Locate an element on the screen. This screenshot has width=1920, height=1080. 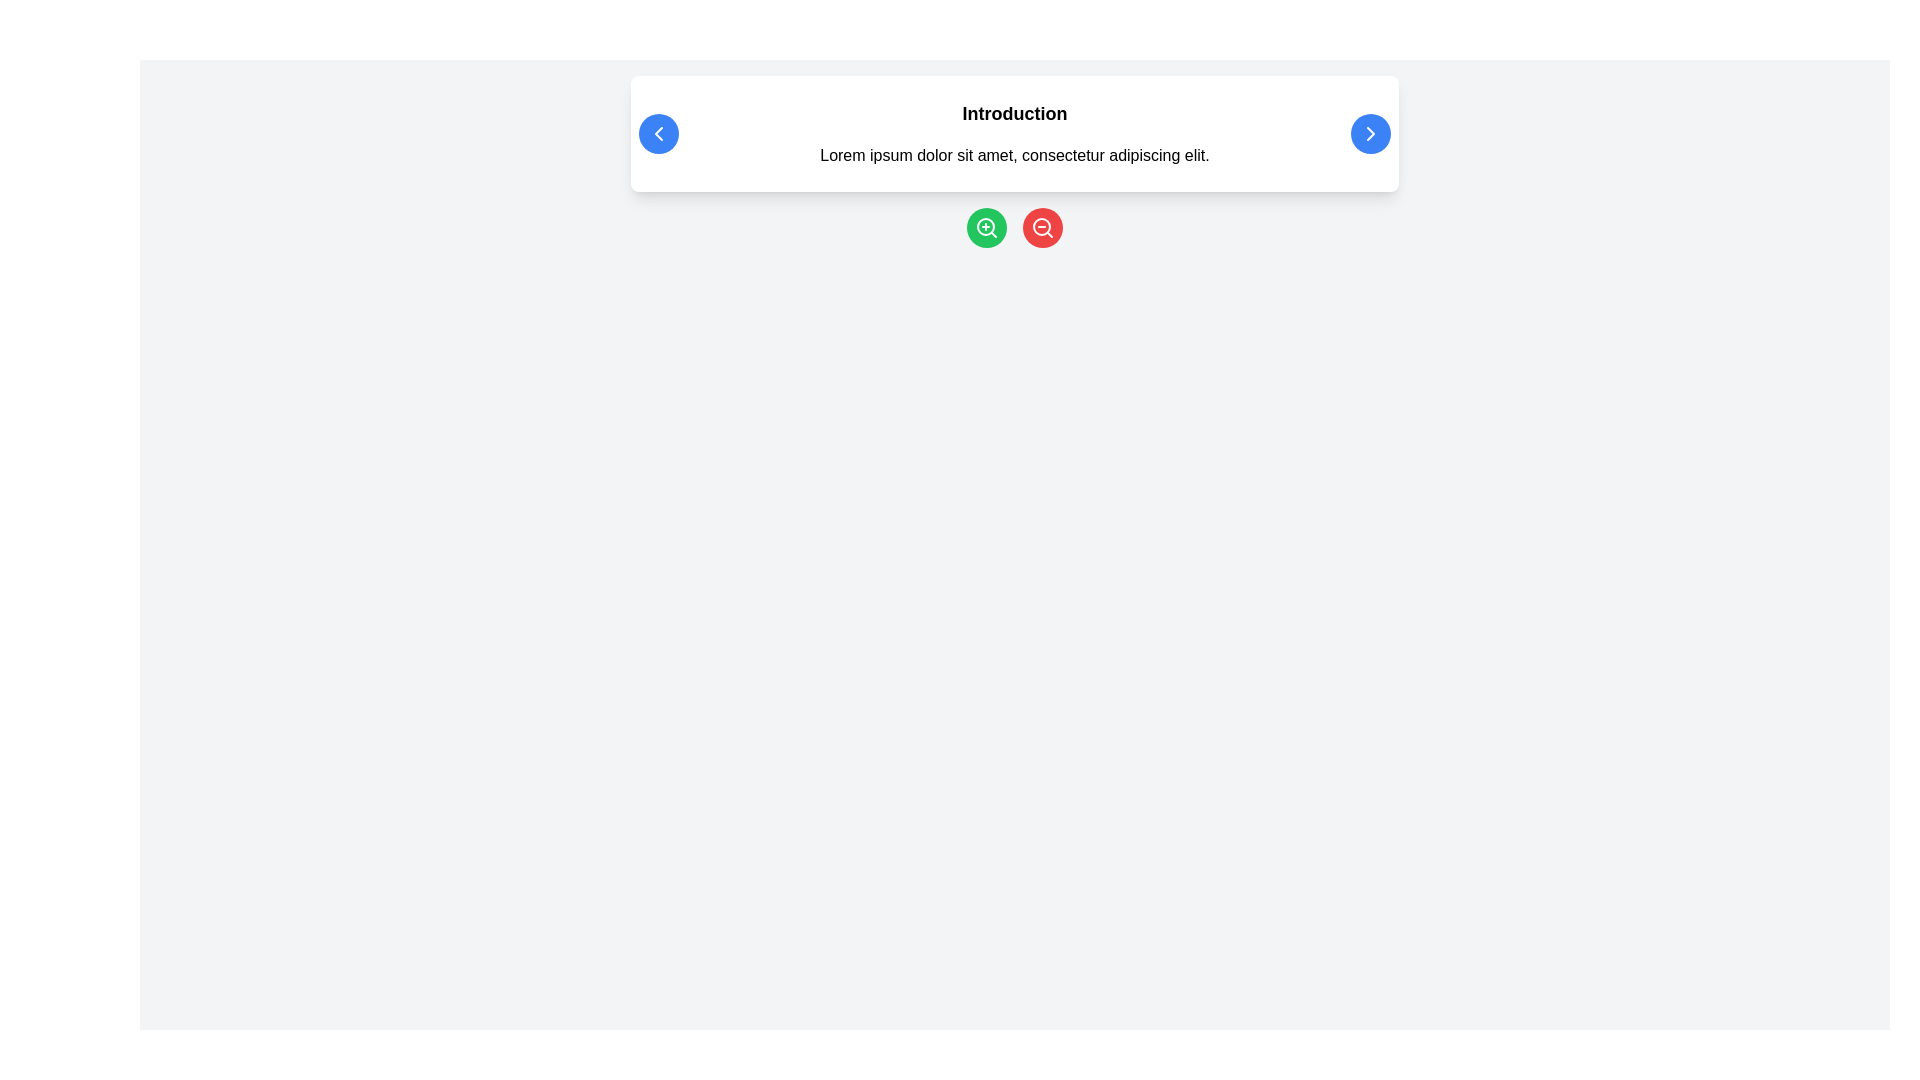
the green button within the grouped buttons control component located beneath the 'Introduction' heading to zoom in is located at coordinates (1014, 226).